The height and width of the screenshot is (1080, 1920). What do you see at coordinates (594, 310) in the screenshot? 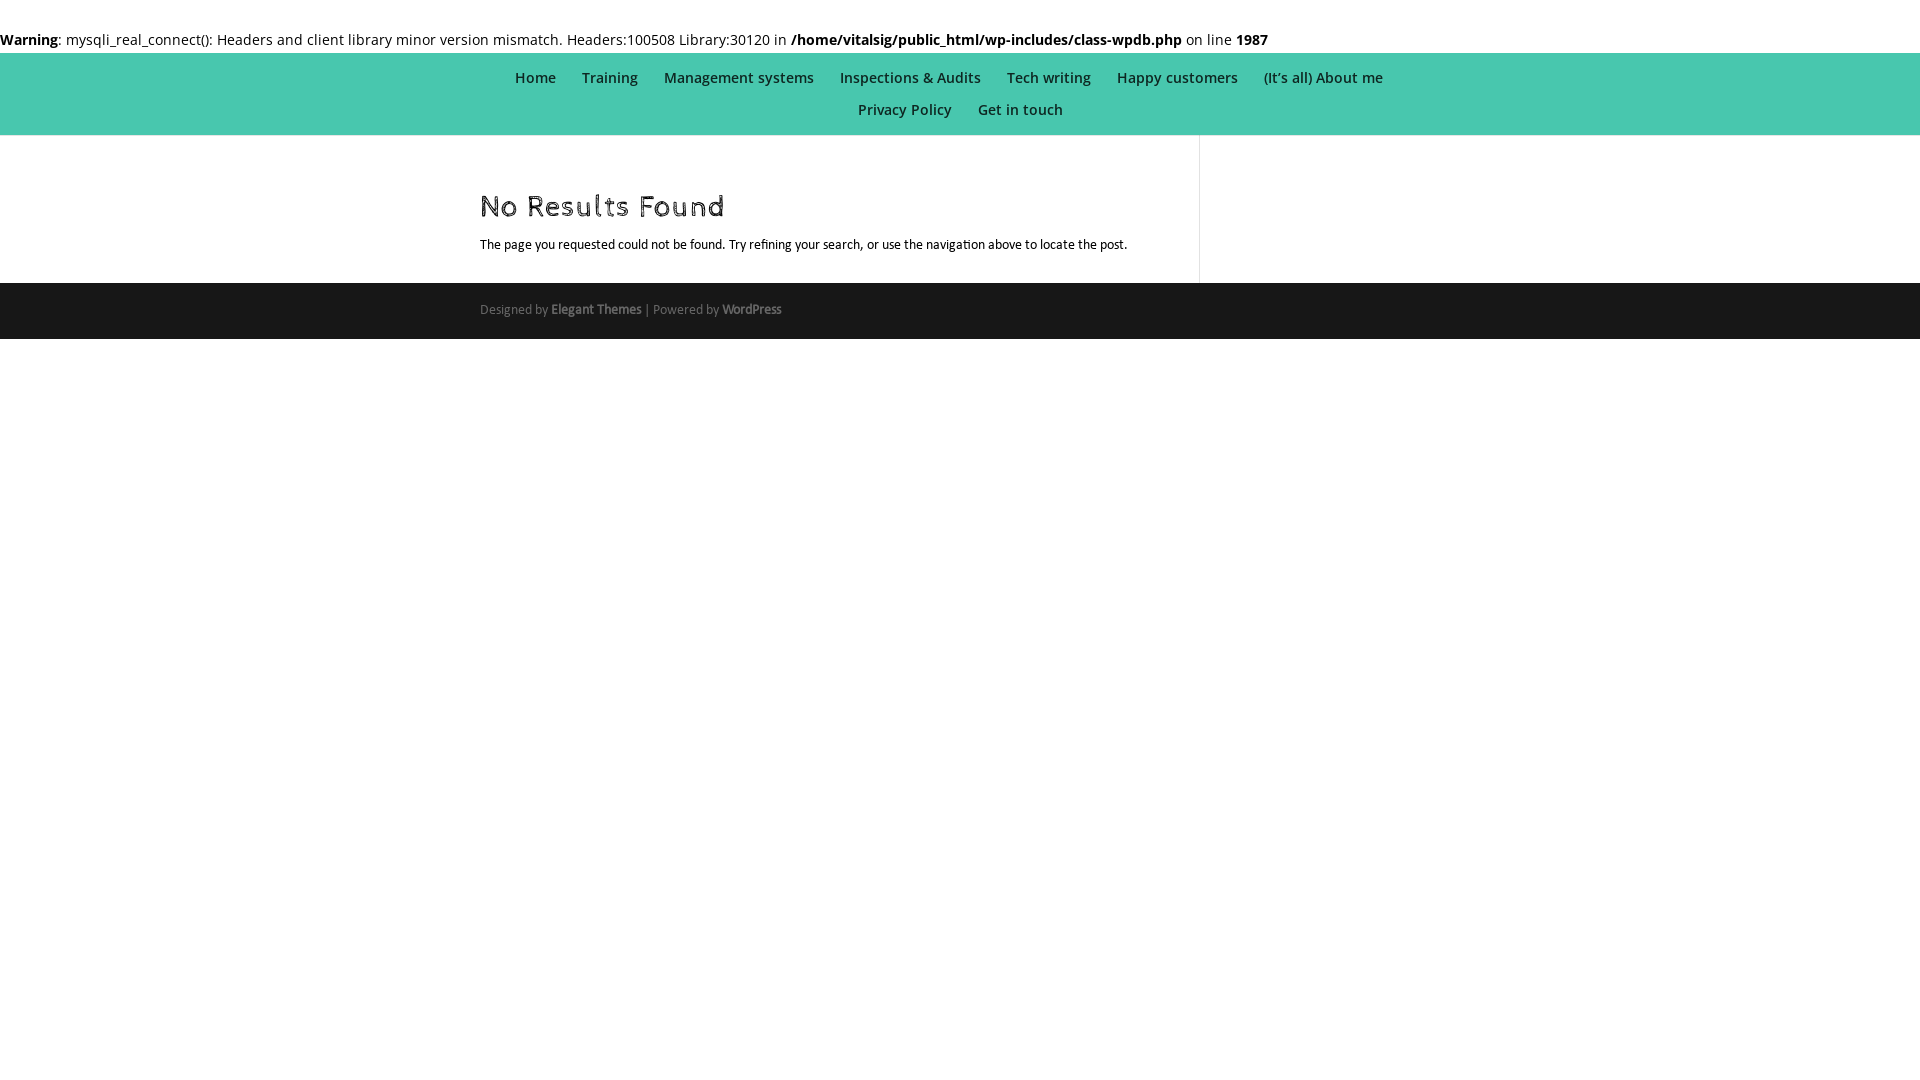
I see `'Elegant Themes'` at bounding box center [594, 310].